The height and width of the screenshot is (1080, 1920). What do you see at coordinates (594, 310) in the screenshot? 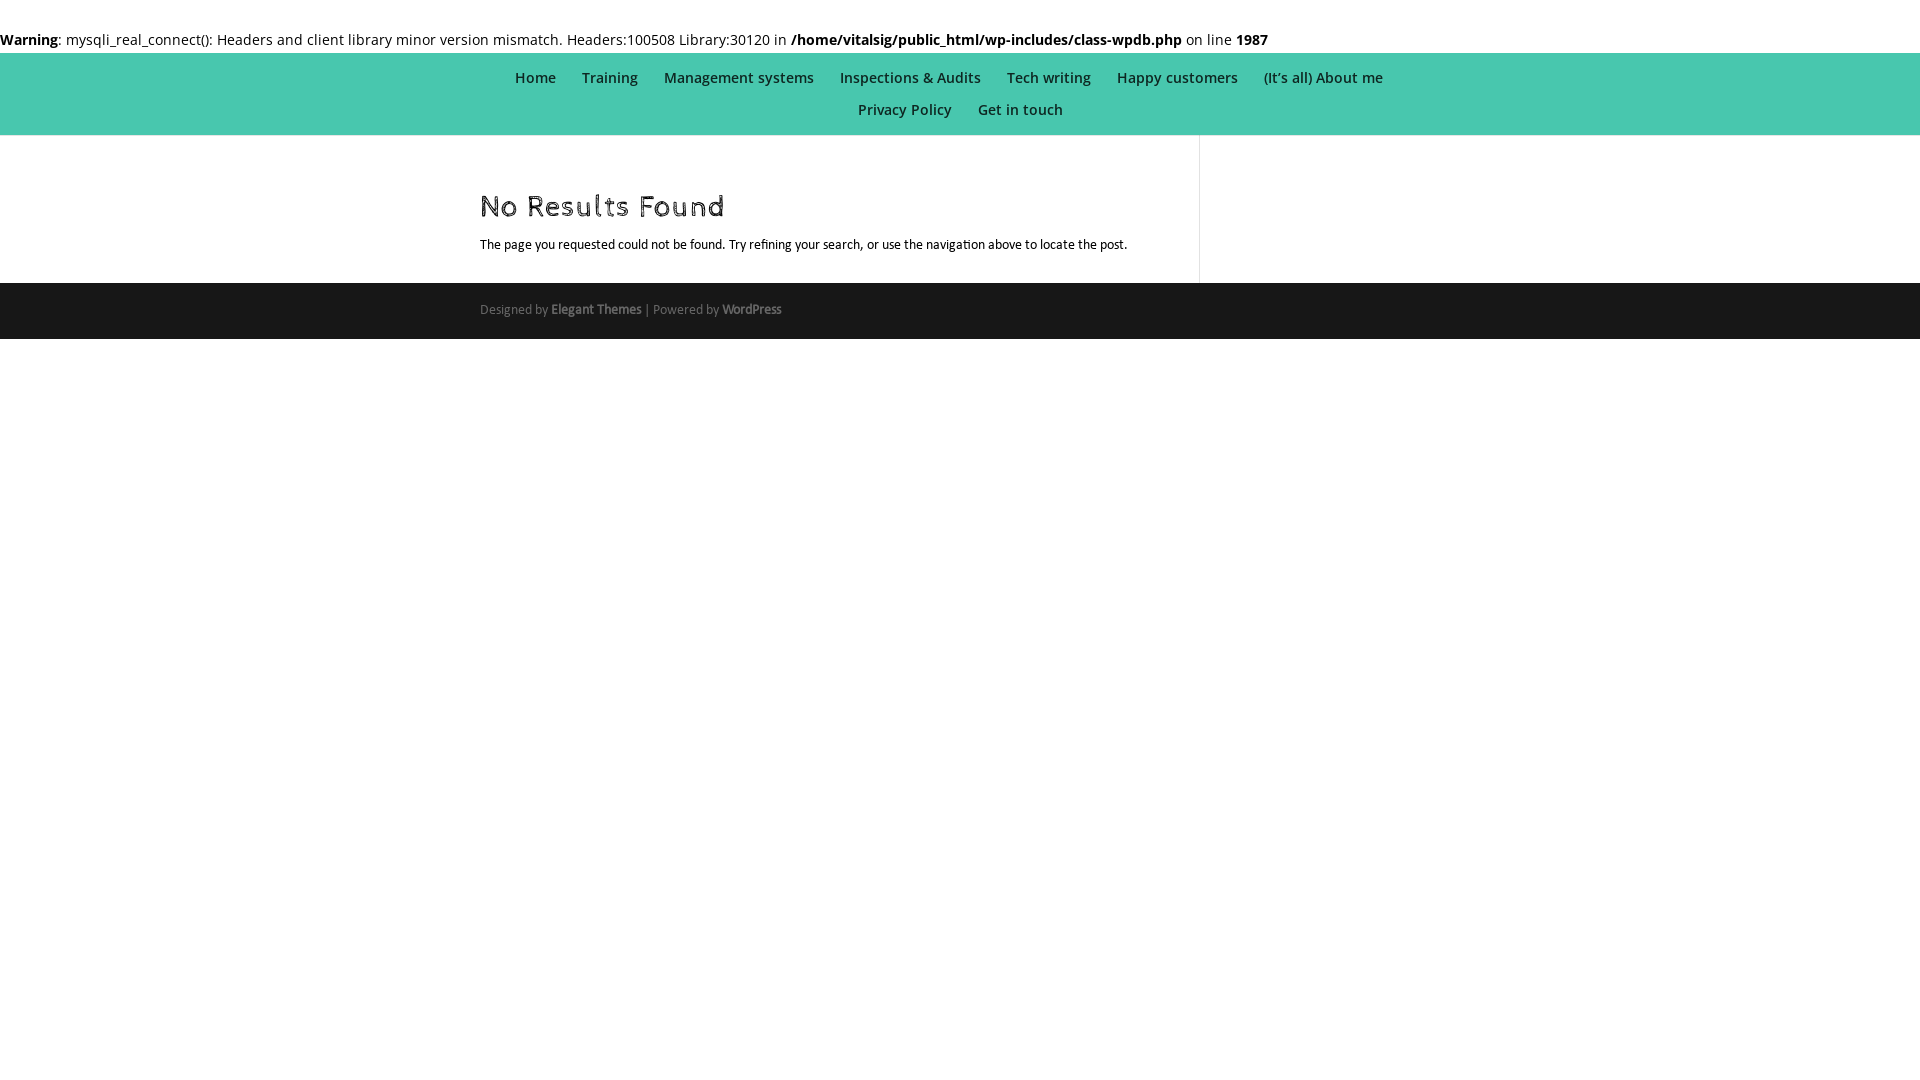
I see `'Elegant Themes'` at bounding box center [594, 310].